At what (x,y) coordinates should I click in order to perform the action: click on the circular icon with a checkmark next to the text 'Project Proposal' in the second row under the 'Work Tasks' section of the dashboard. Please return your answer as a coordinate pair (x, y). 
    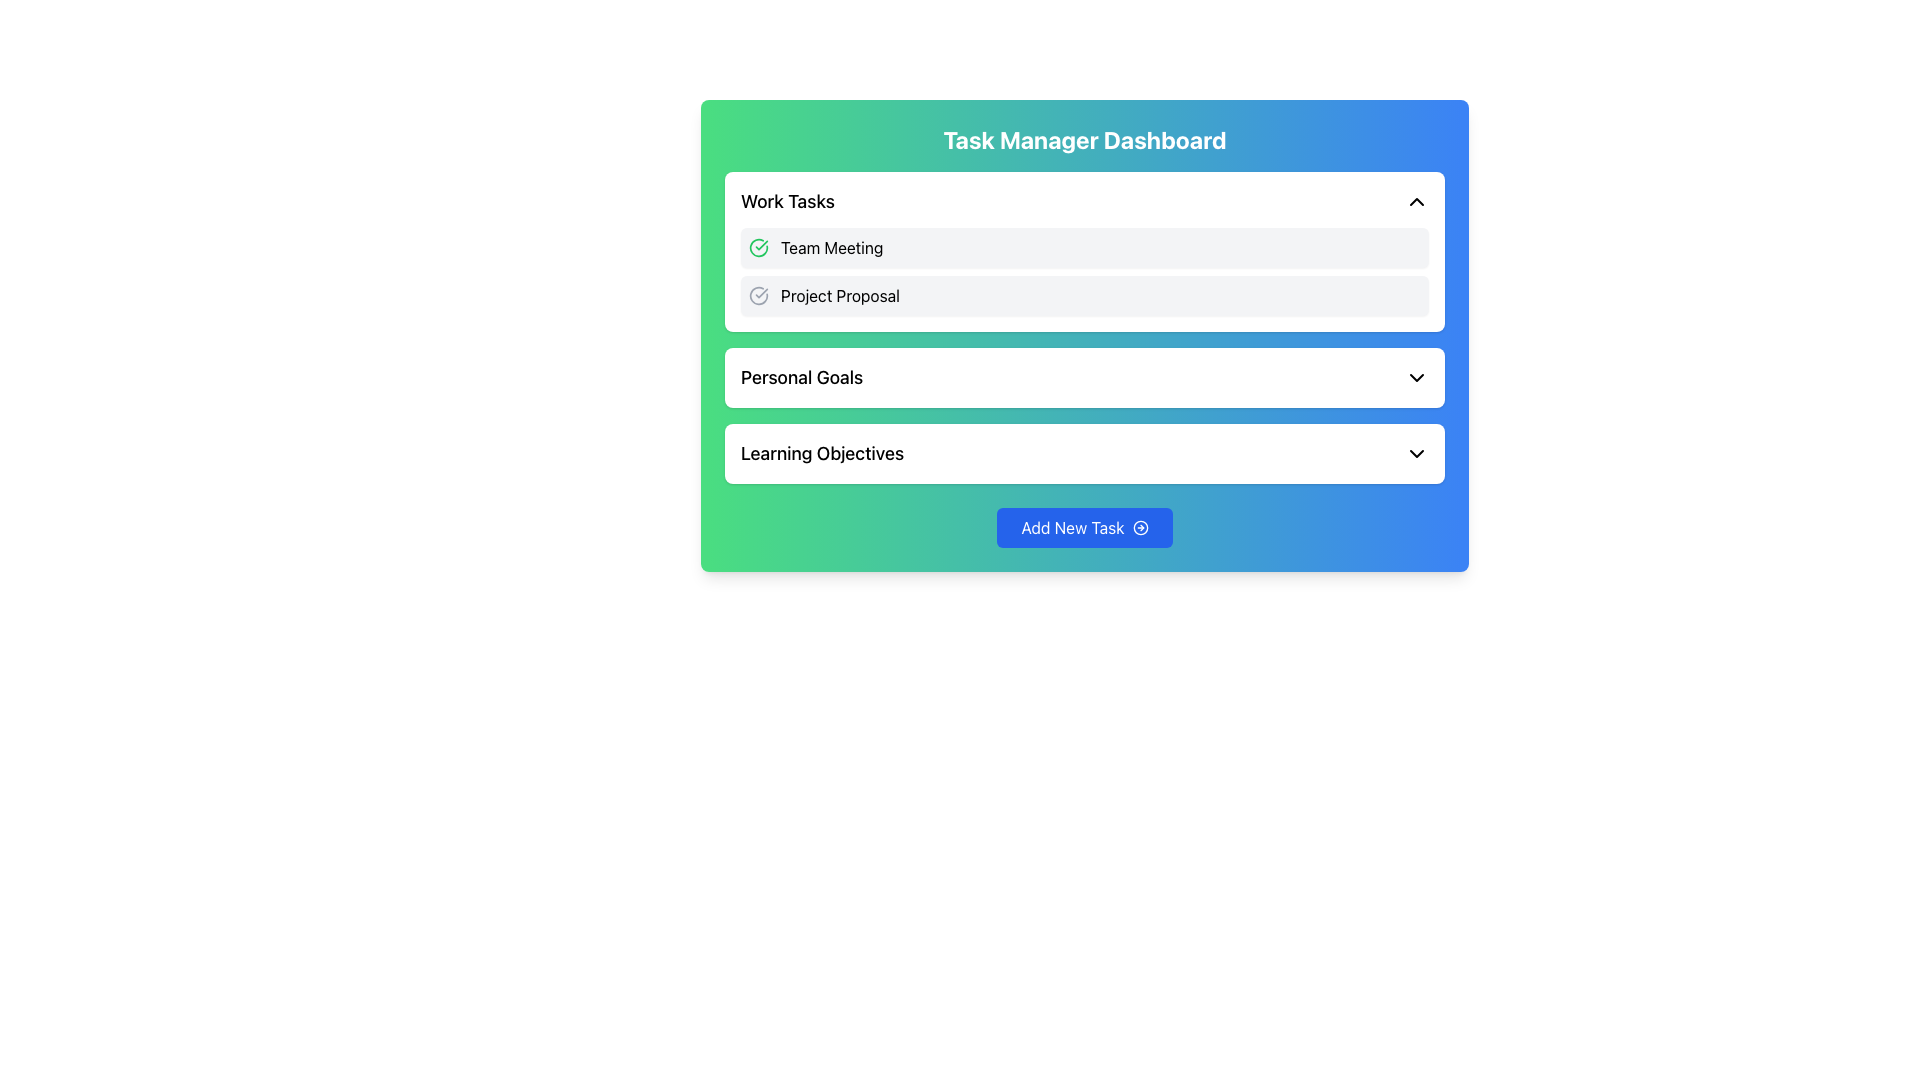
    Looking at the image, I should click on (757, 296).